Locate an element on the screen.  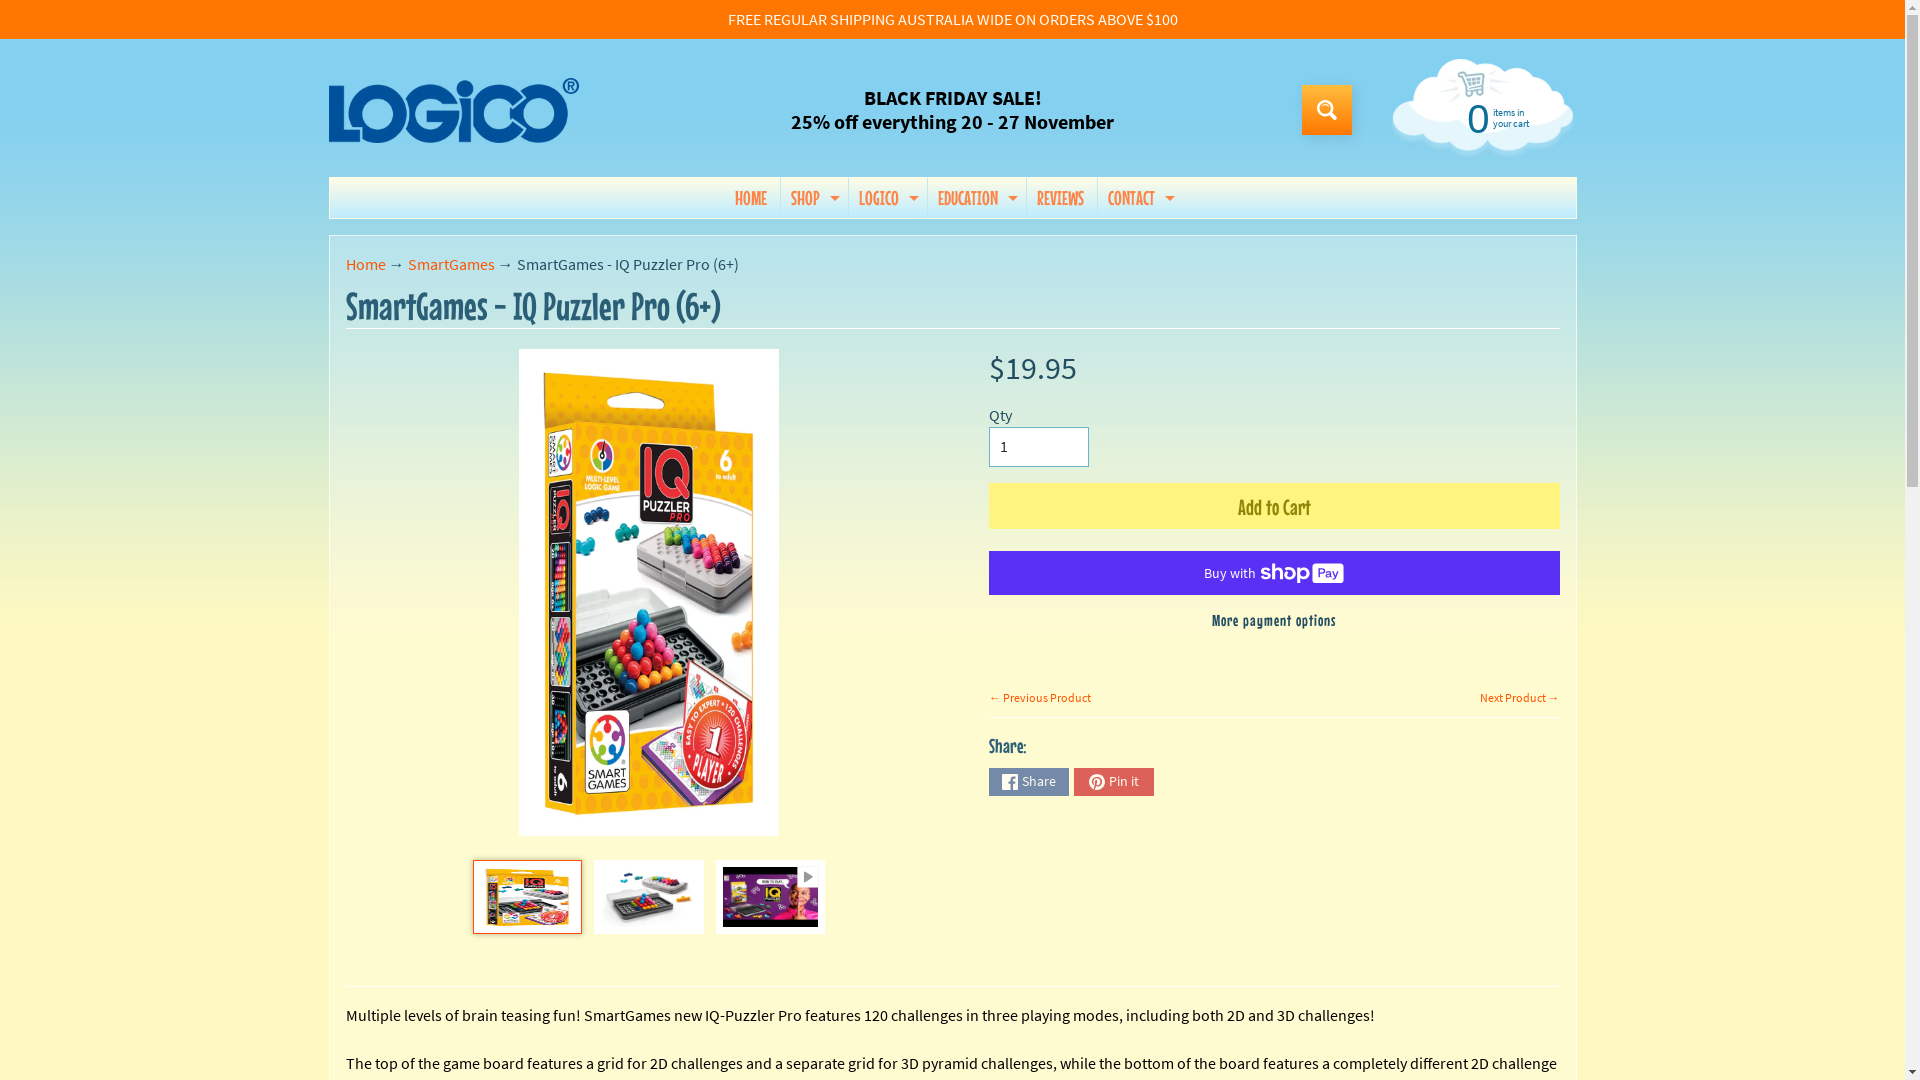
'HOME' is located at coordinates (749, 197).